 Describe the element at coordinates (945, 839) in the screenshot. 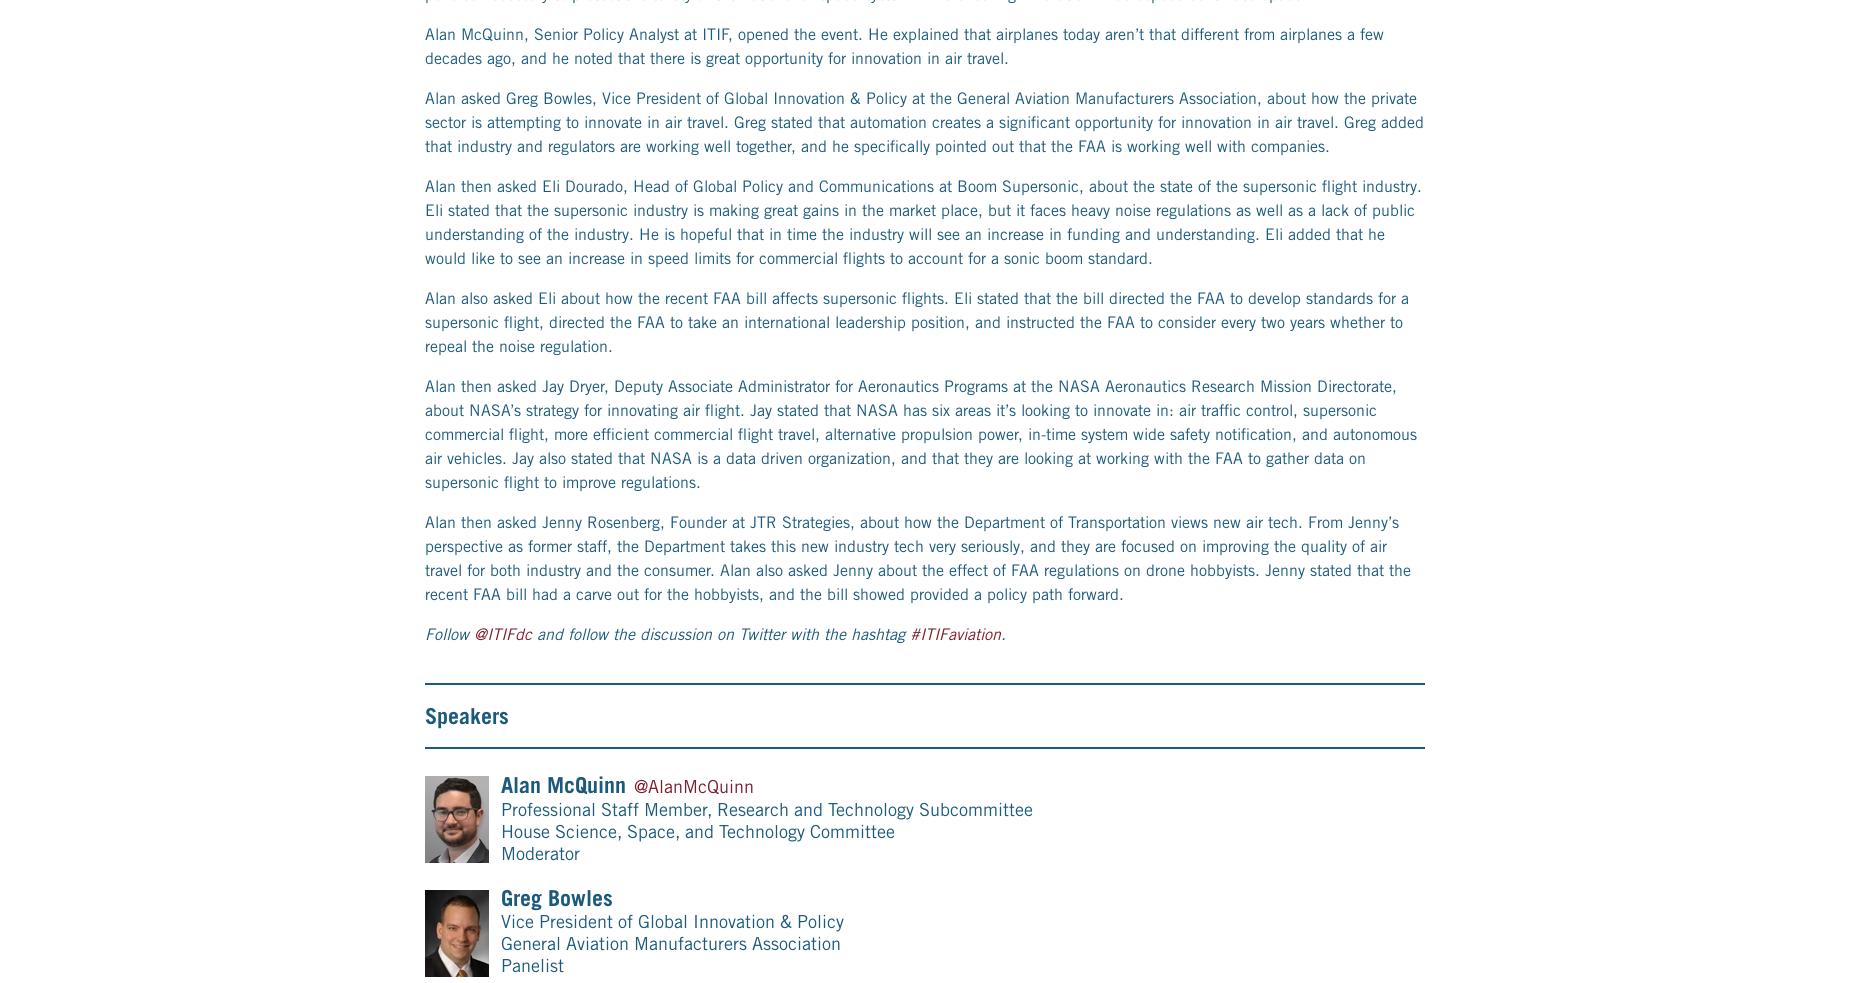

I see `'Global Trade and'` at that location.